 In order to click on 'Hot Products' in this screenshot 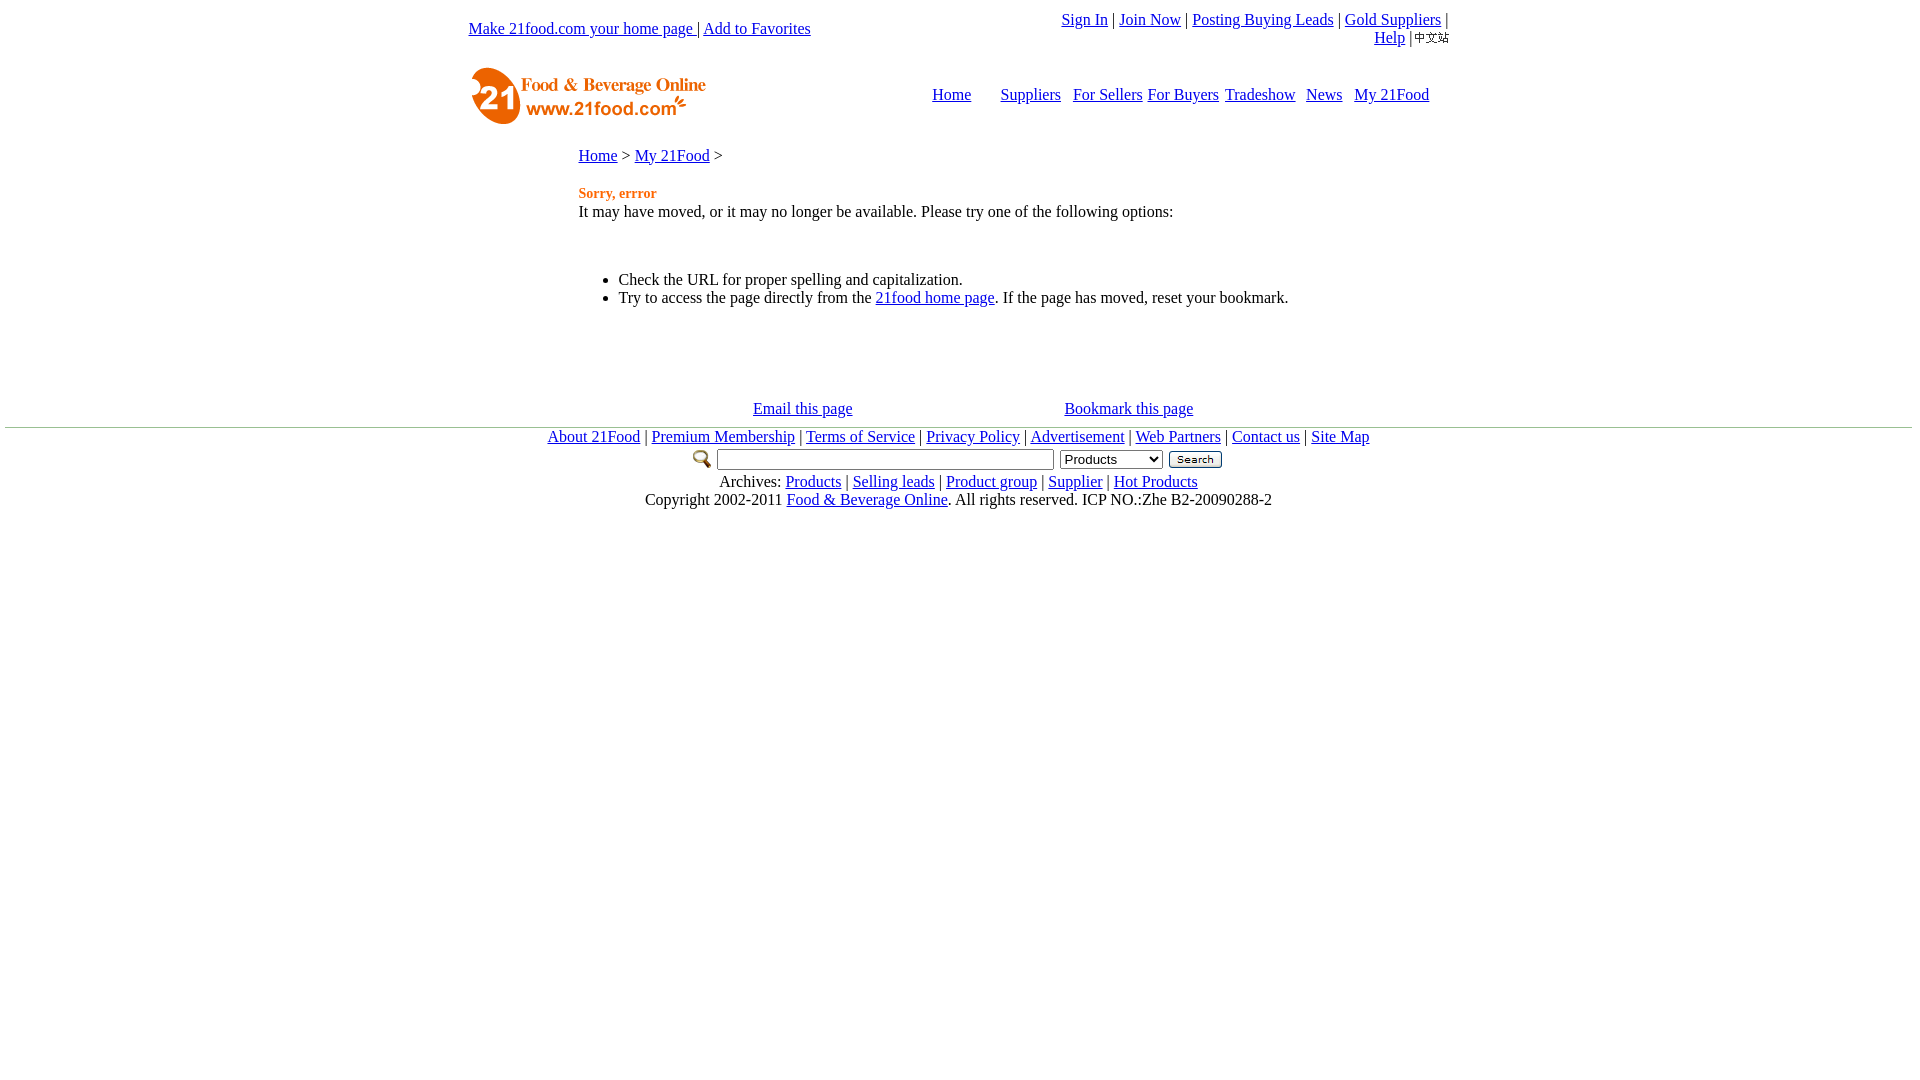, I will do `click(1112, 481)`.